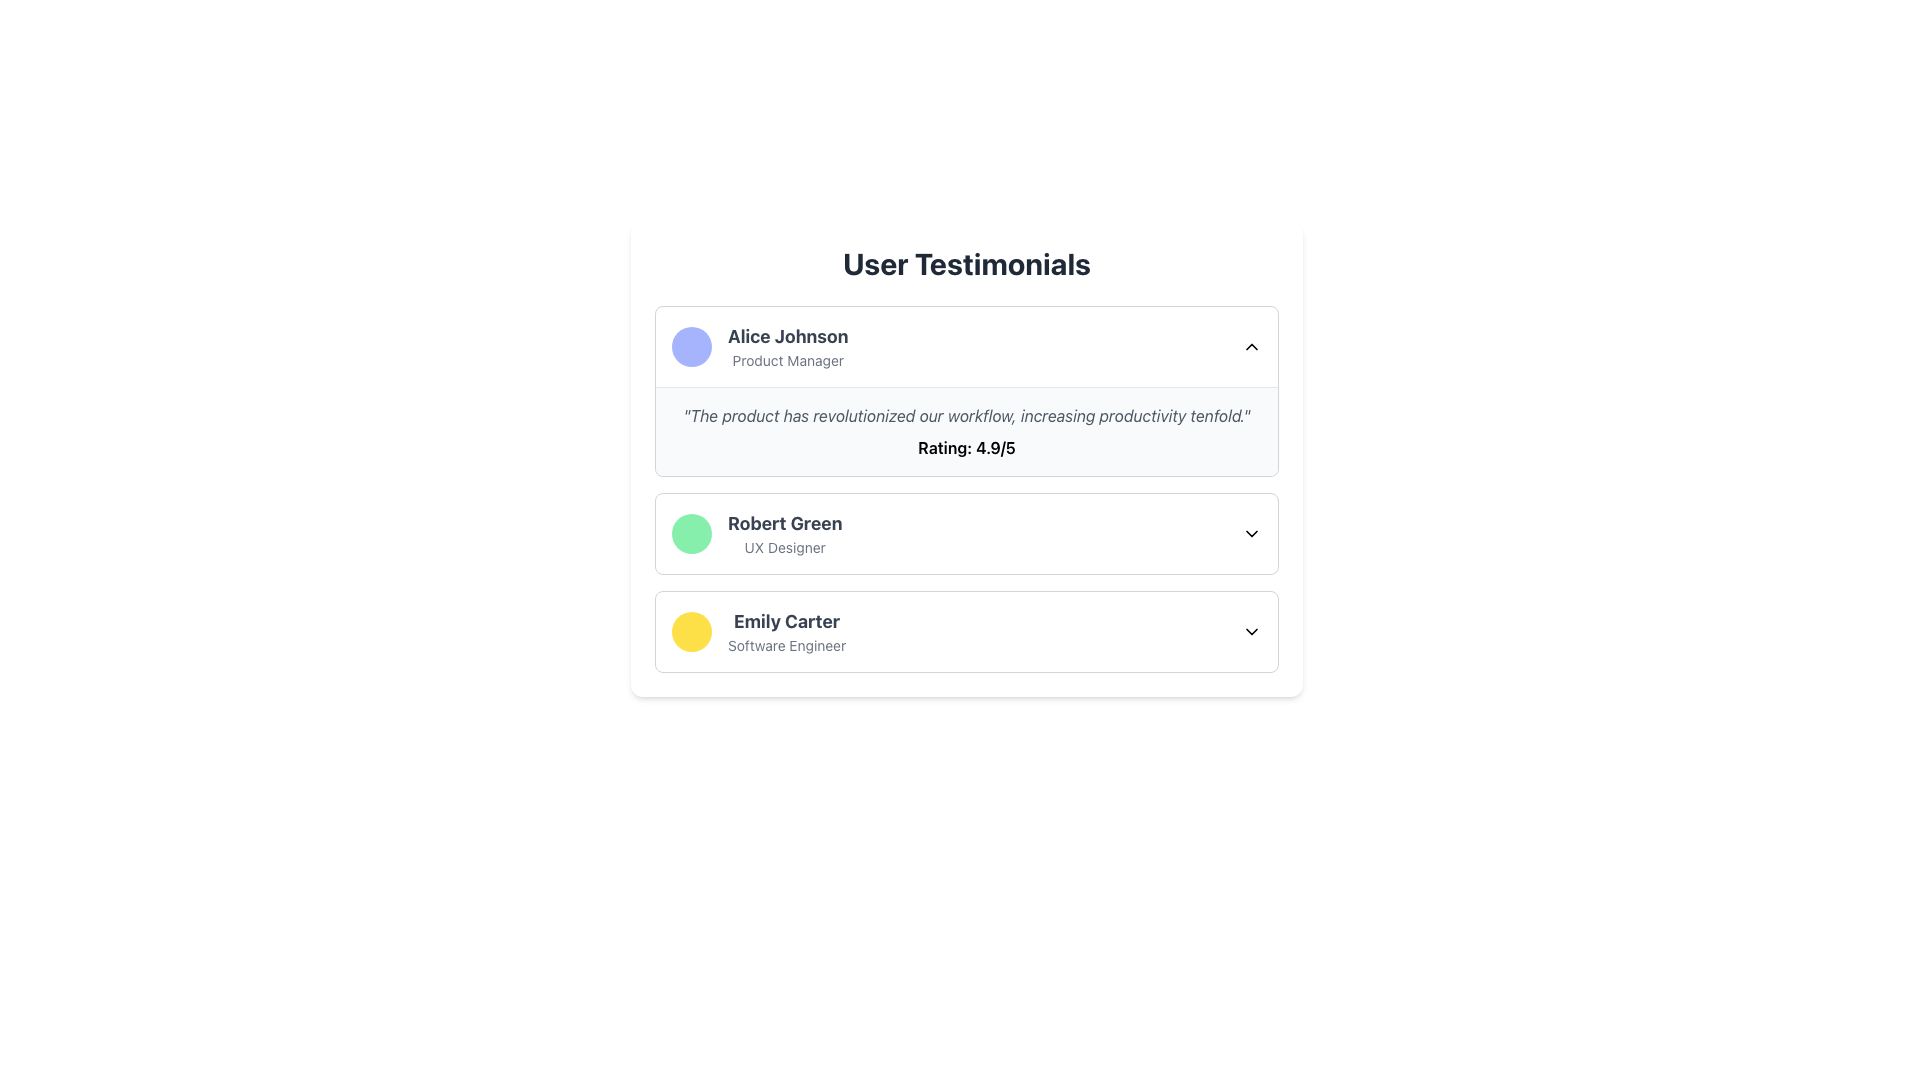 This screenshot has width=1920, height=1080. What do you see at coordinates (784, 547) in the screenshot?
I see `the text label displaying 'UX Designer', which is styled in small gray font and positioned directly beneath the bold header 'Robert Green'` at bounding box center [784, 547].